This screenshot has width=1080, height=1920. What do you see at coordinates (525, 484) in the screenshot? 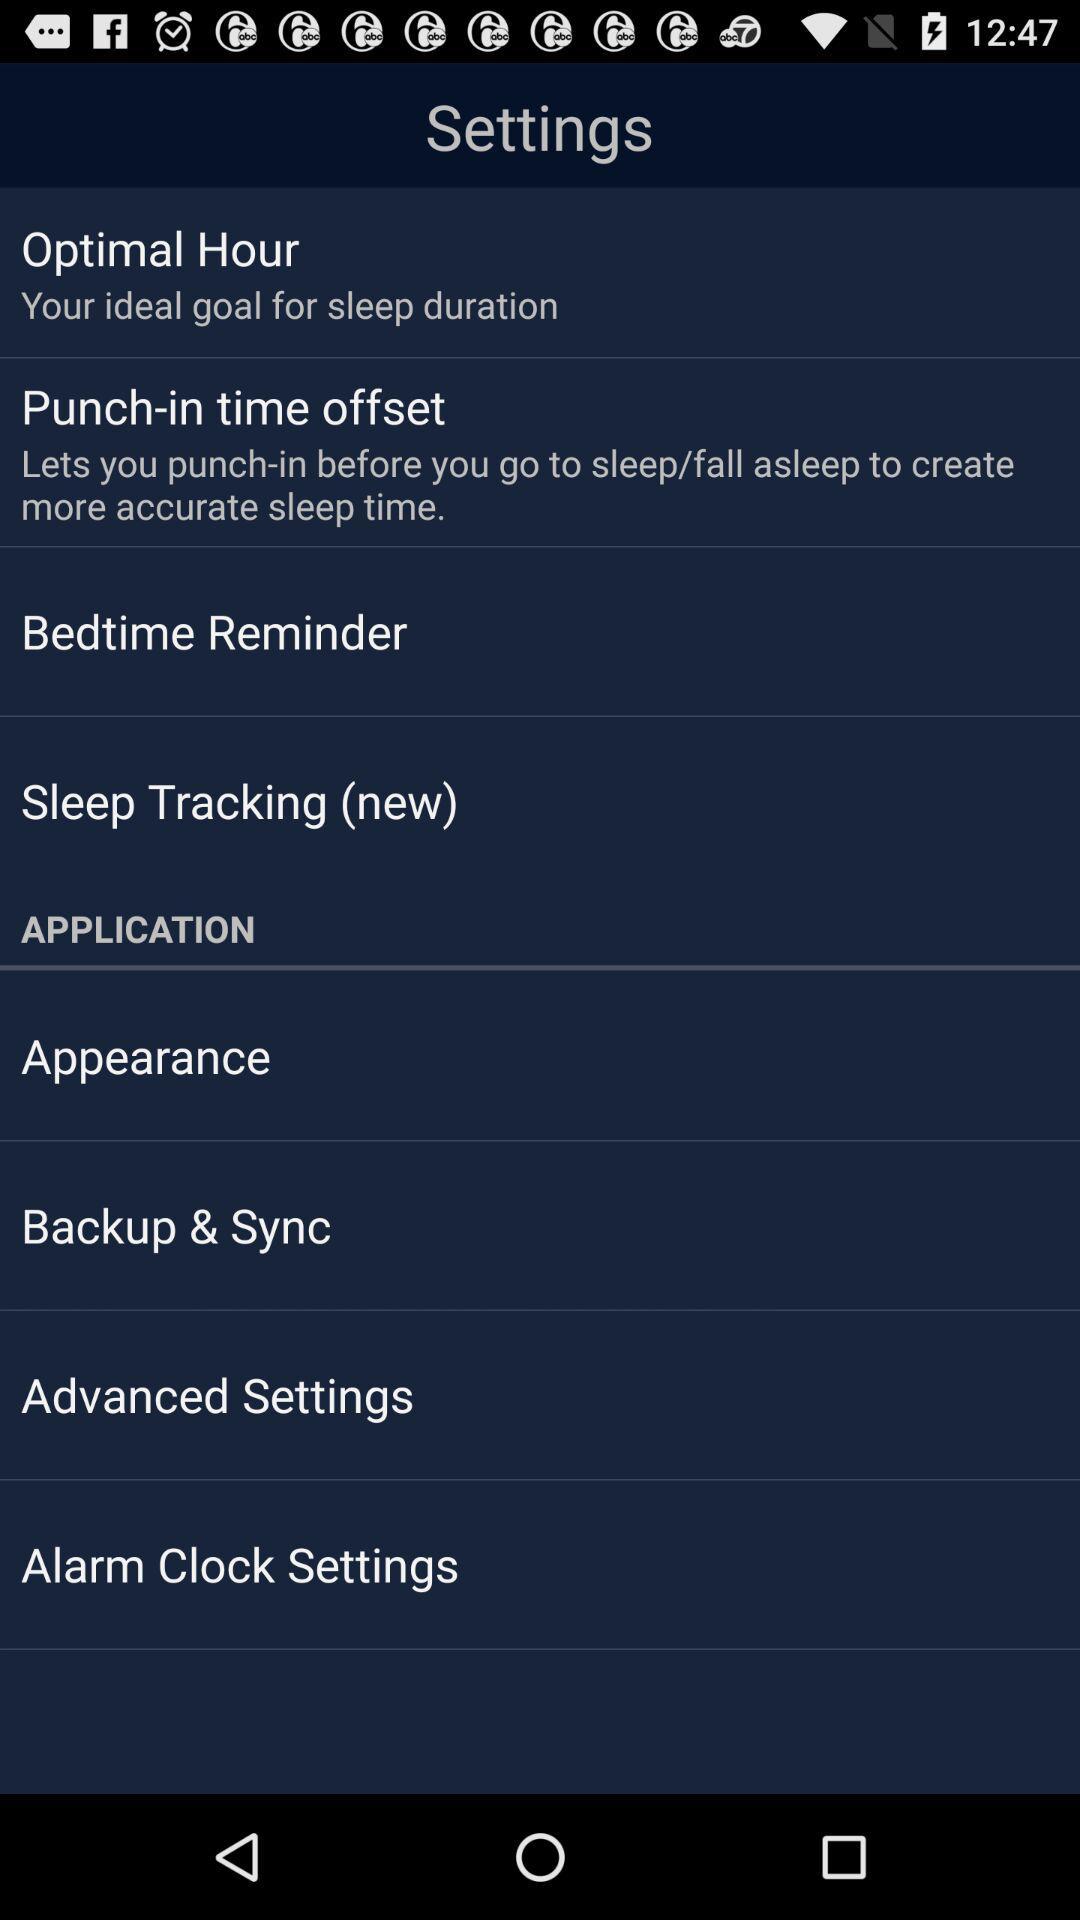
I see `lets you punch app` at bounding box center [525, 484].